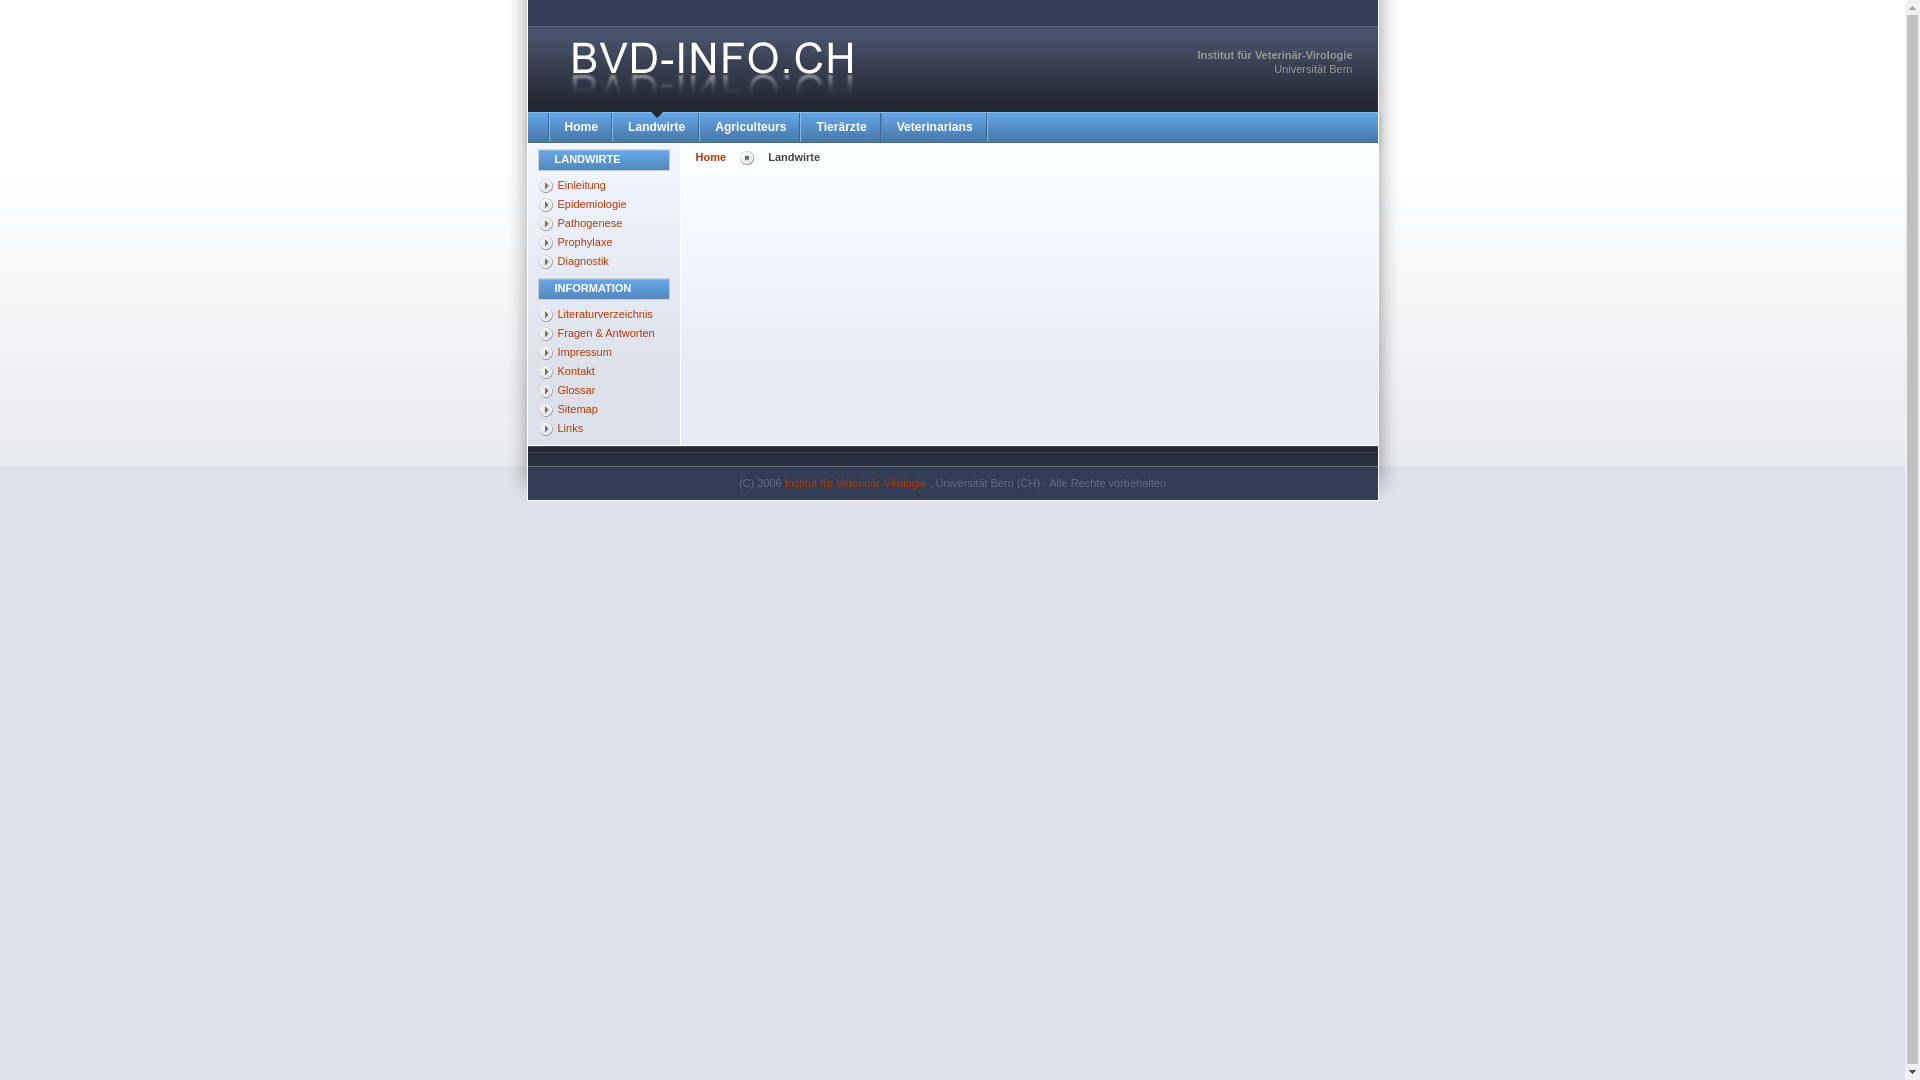 The image size is (1920, 1080). Describe the element at coordinates (537, 389) in the screenshot. I see `'Glossar'` at that location.